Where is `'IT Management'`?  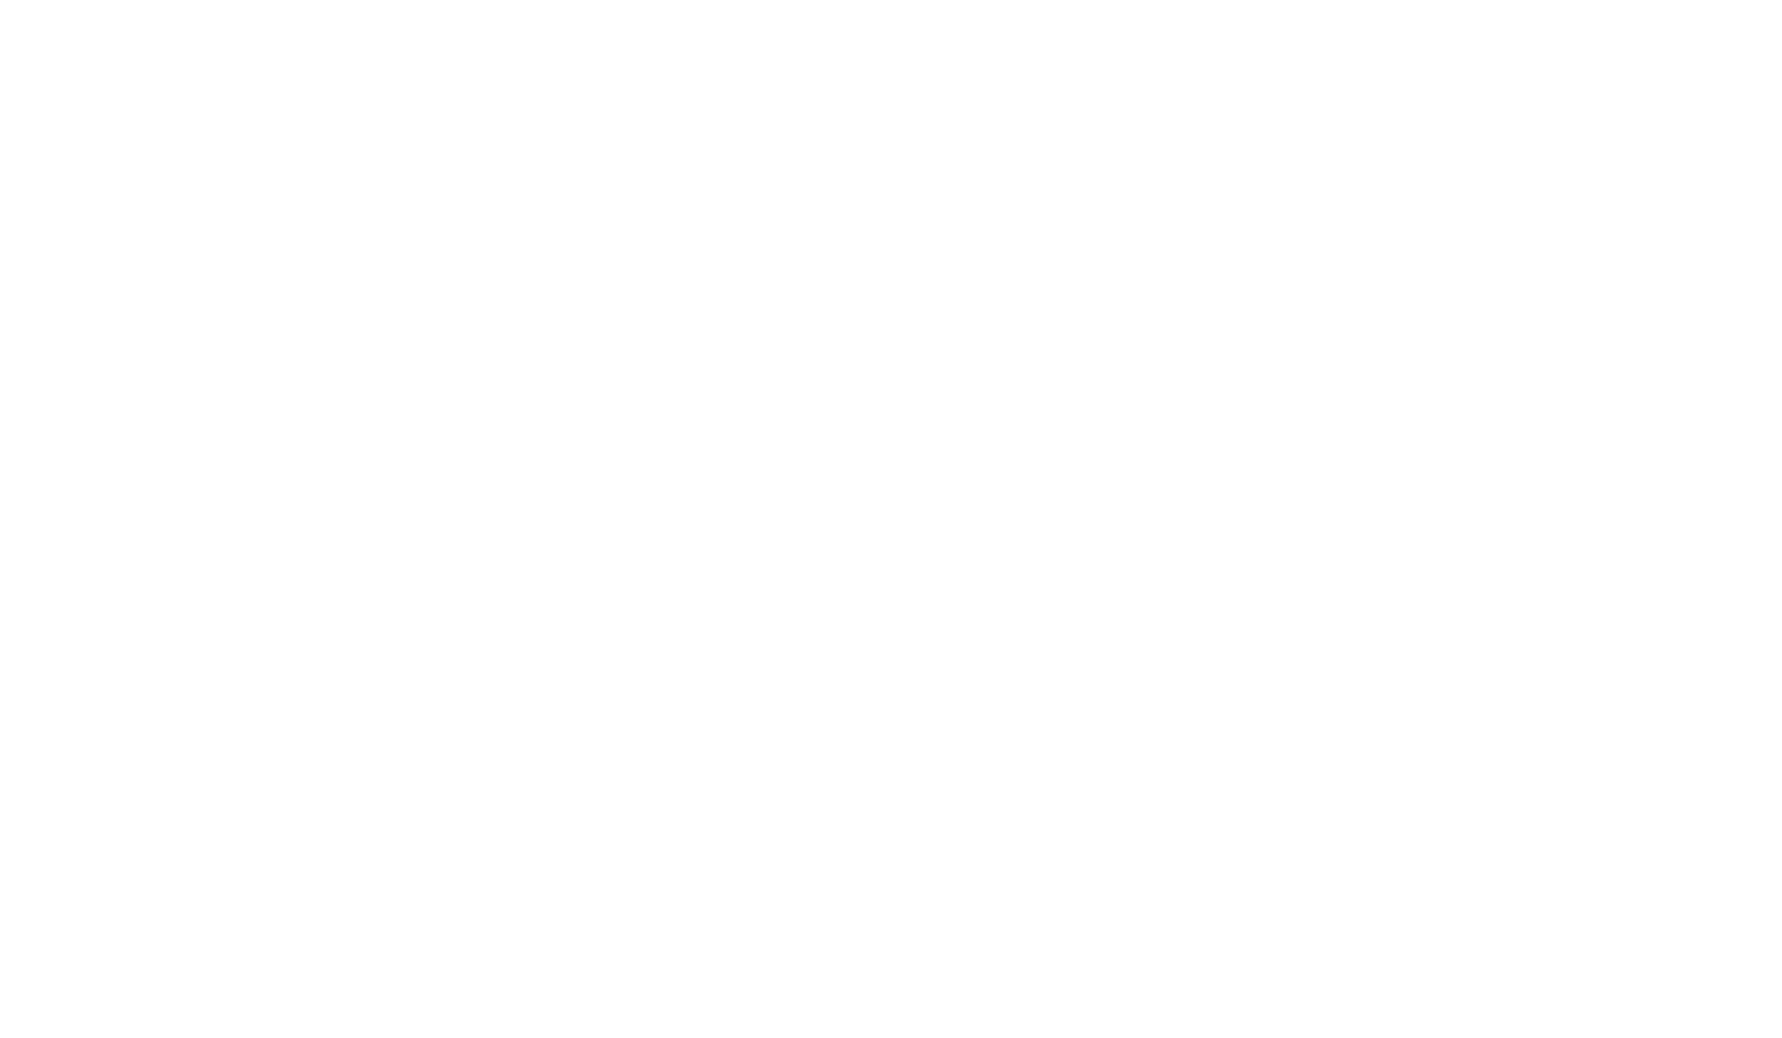
'IT Management' is located at coordinates (497, 979).